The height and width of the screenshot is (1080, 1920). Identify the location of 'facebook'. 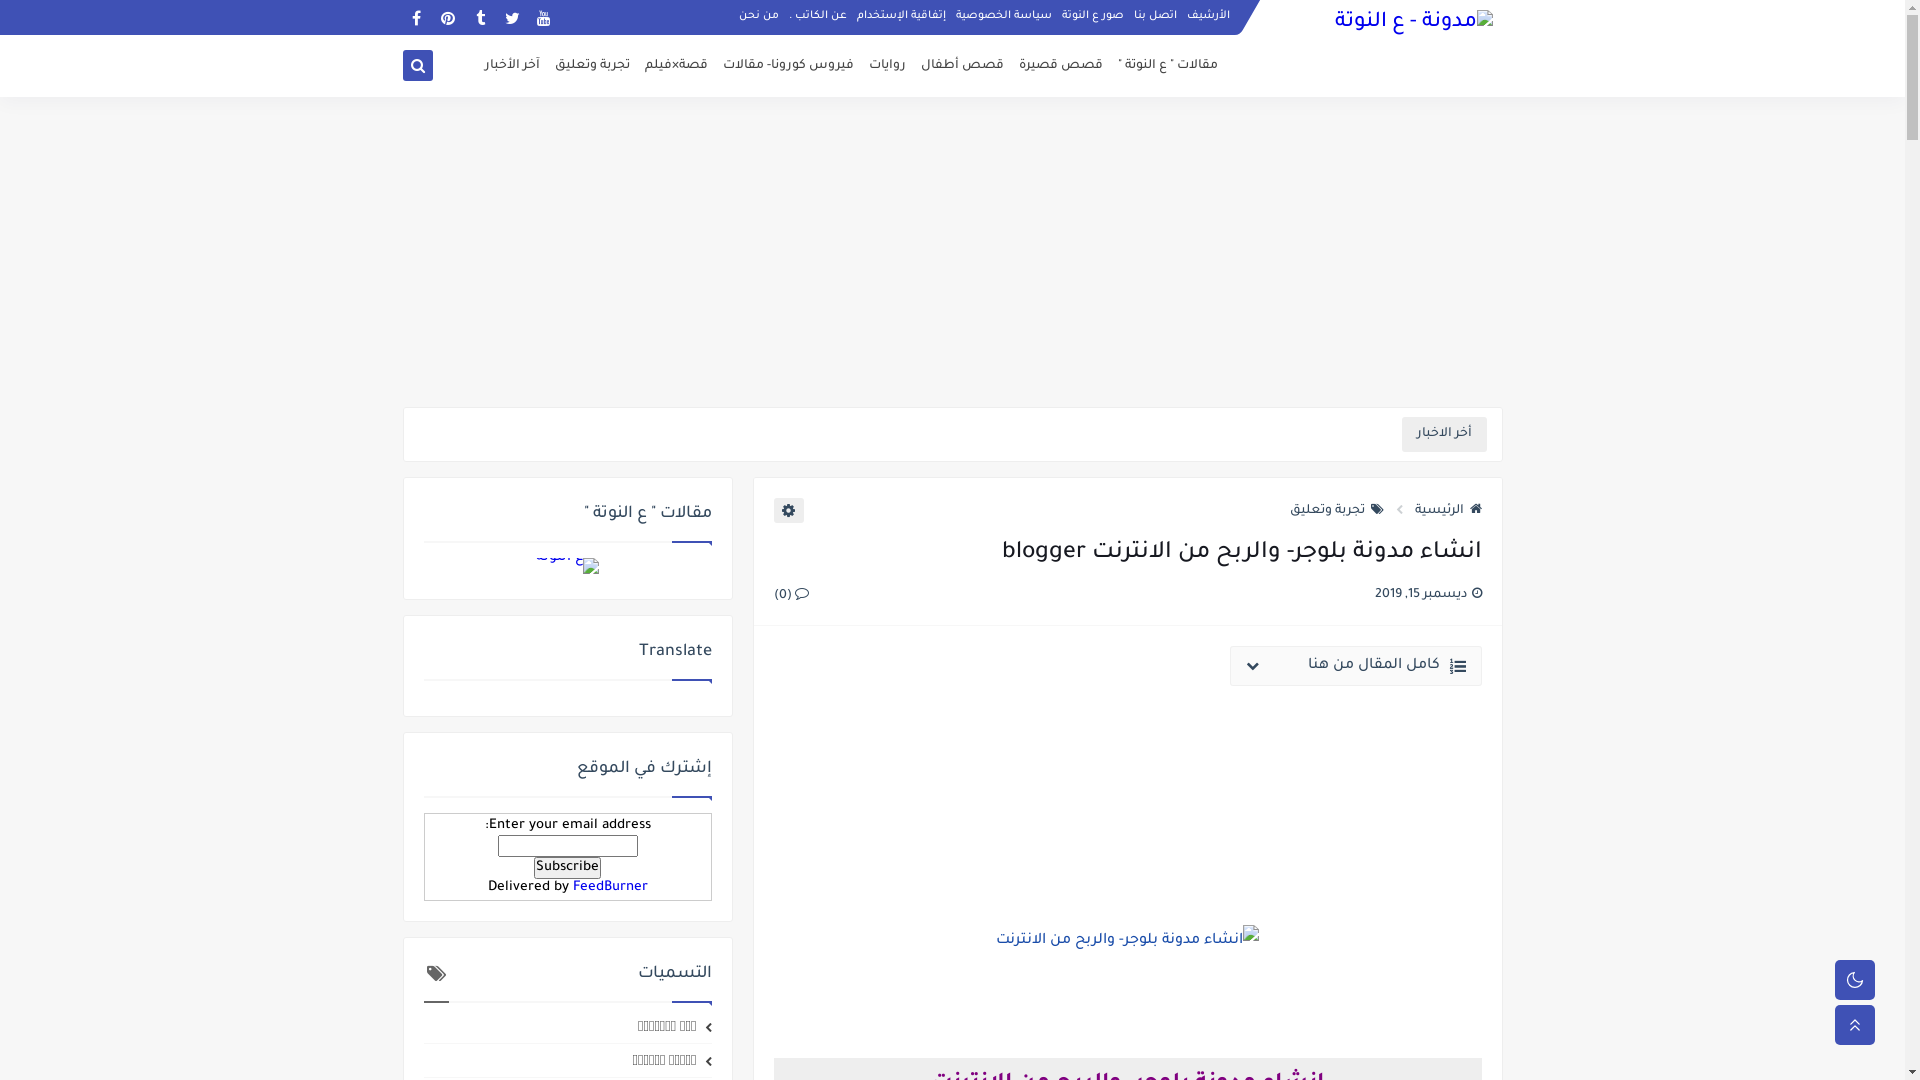
(414, 17).